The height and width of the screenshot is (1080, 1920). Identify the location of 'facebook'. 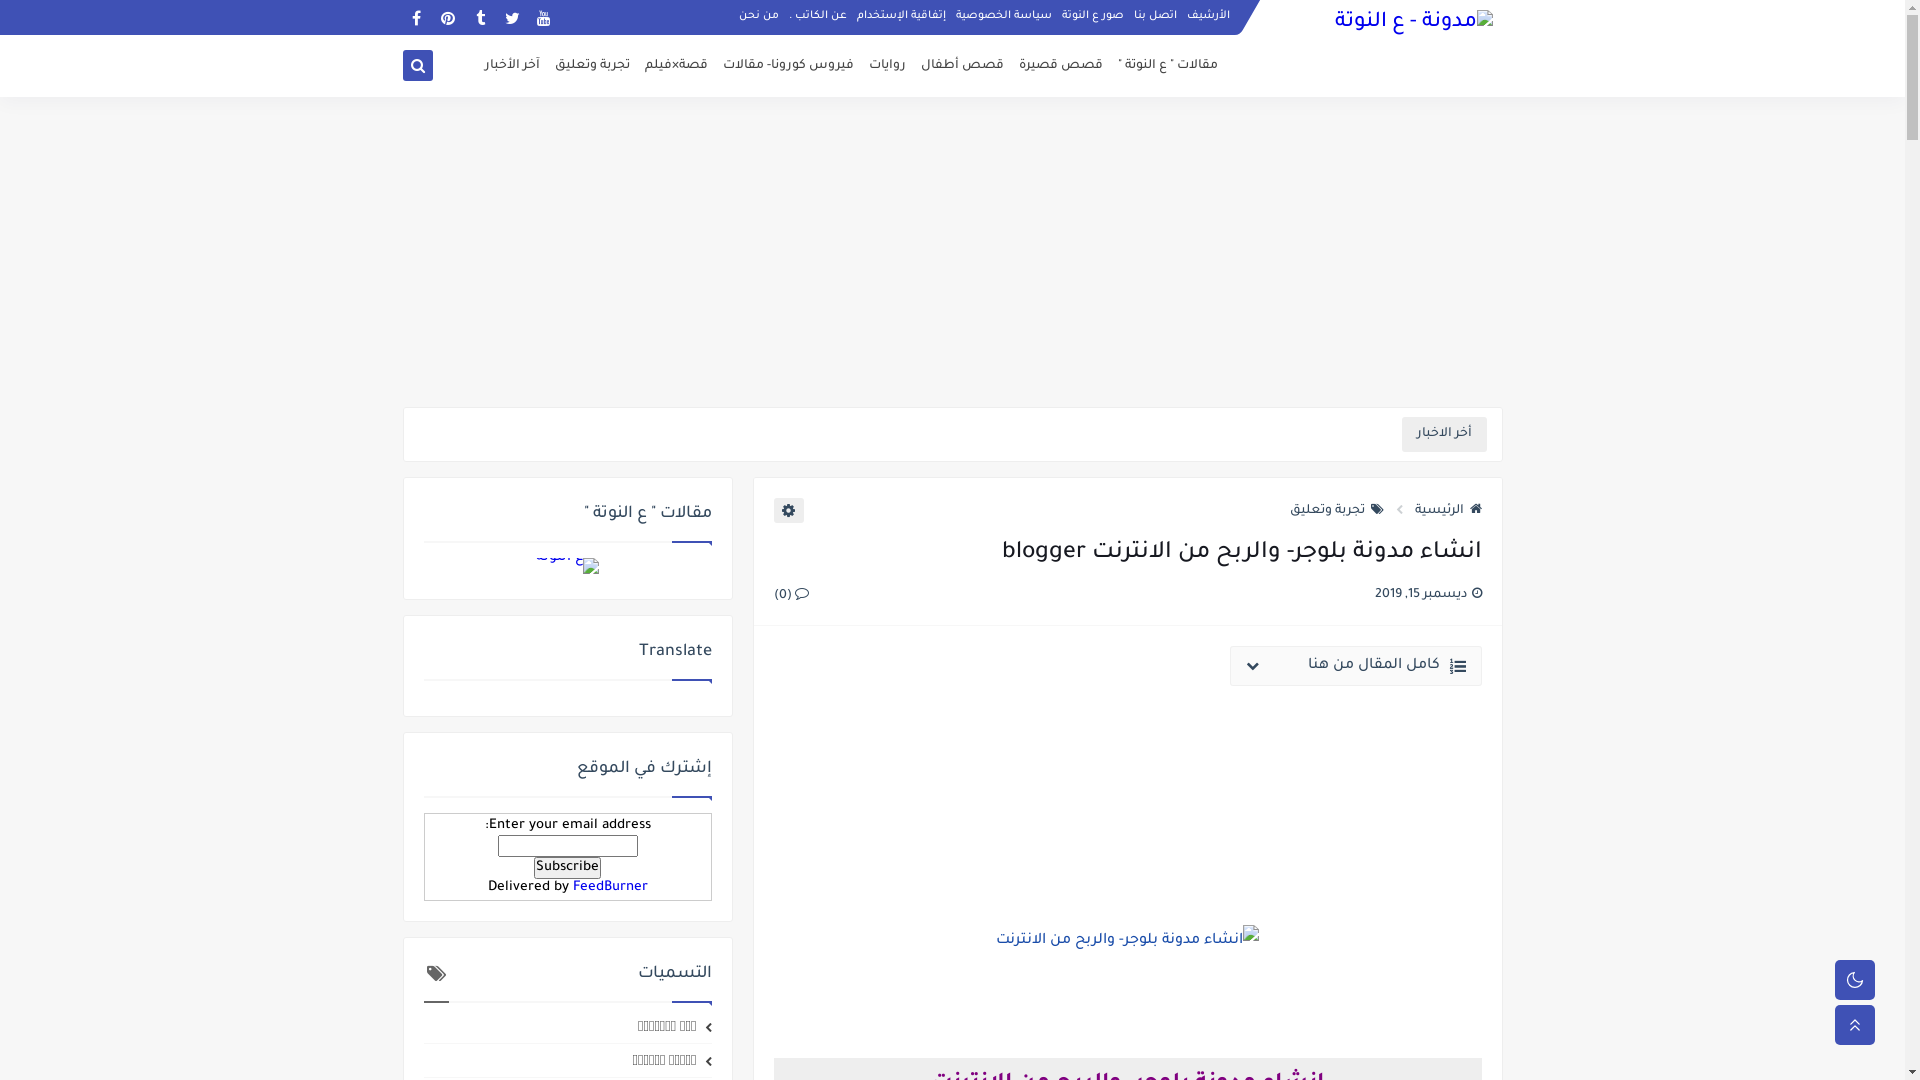
(414, 17).